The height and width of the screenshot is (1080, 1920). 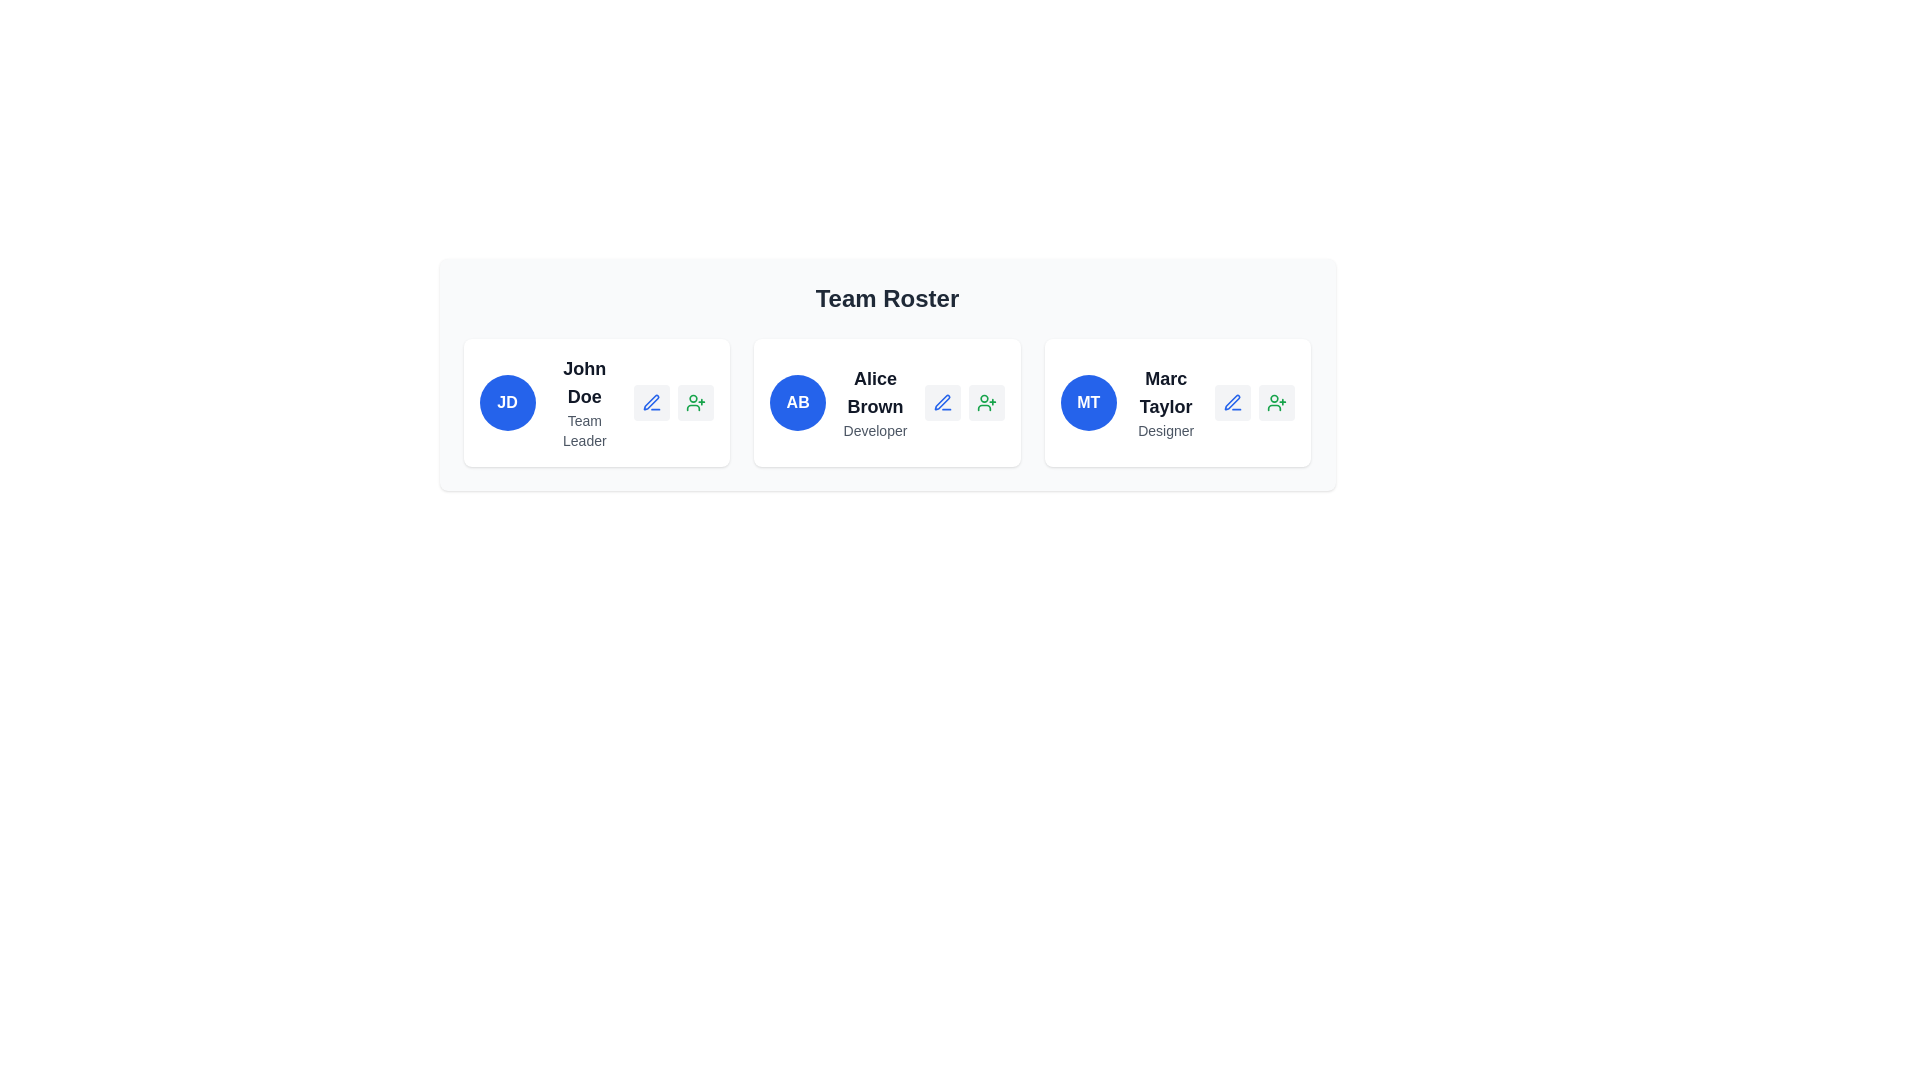 What do you see at coordinates (583, 402) in the screenshot?
I see `the text display element showing 'John Doe' and 'Team Leader', which is positioned to the right of a circular avatar with initials 'JD'` at bounding box center [583, 402].